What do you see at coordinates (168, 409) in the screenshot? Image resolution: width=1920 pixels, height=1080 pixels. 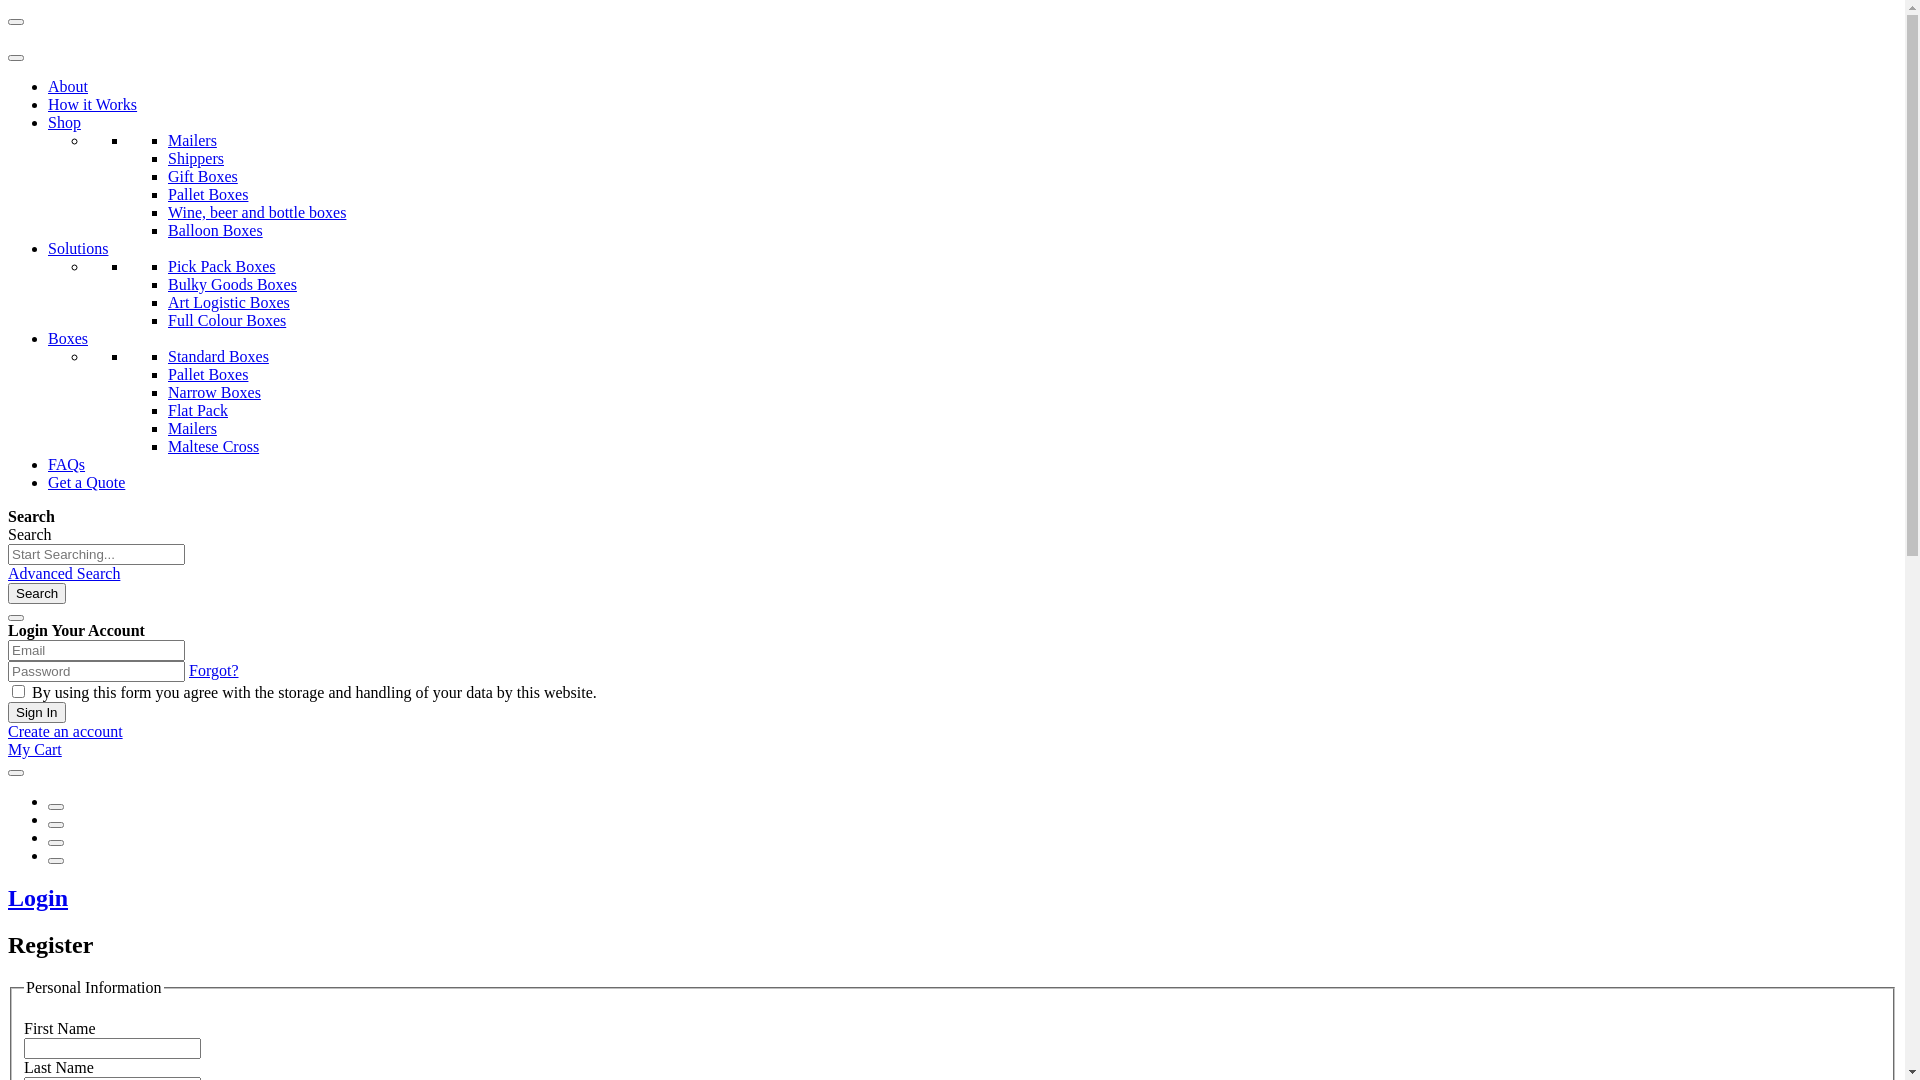 I see `'Flat Pack'` at bounding box center [168, 409].